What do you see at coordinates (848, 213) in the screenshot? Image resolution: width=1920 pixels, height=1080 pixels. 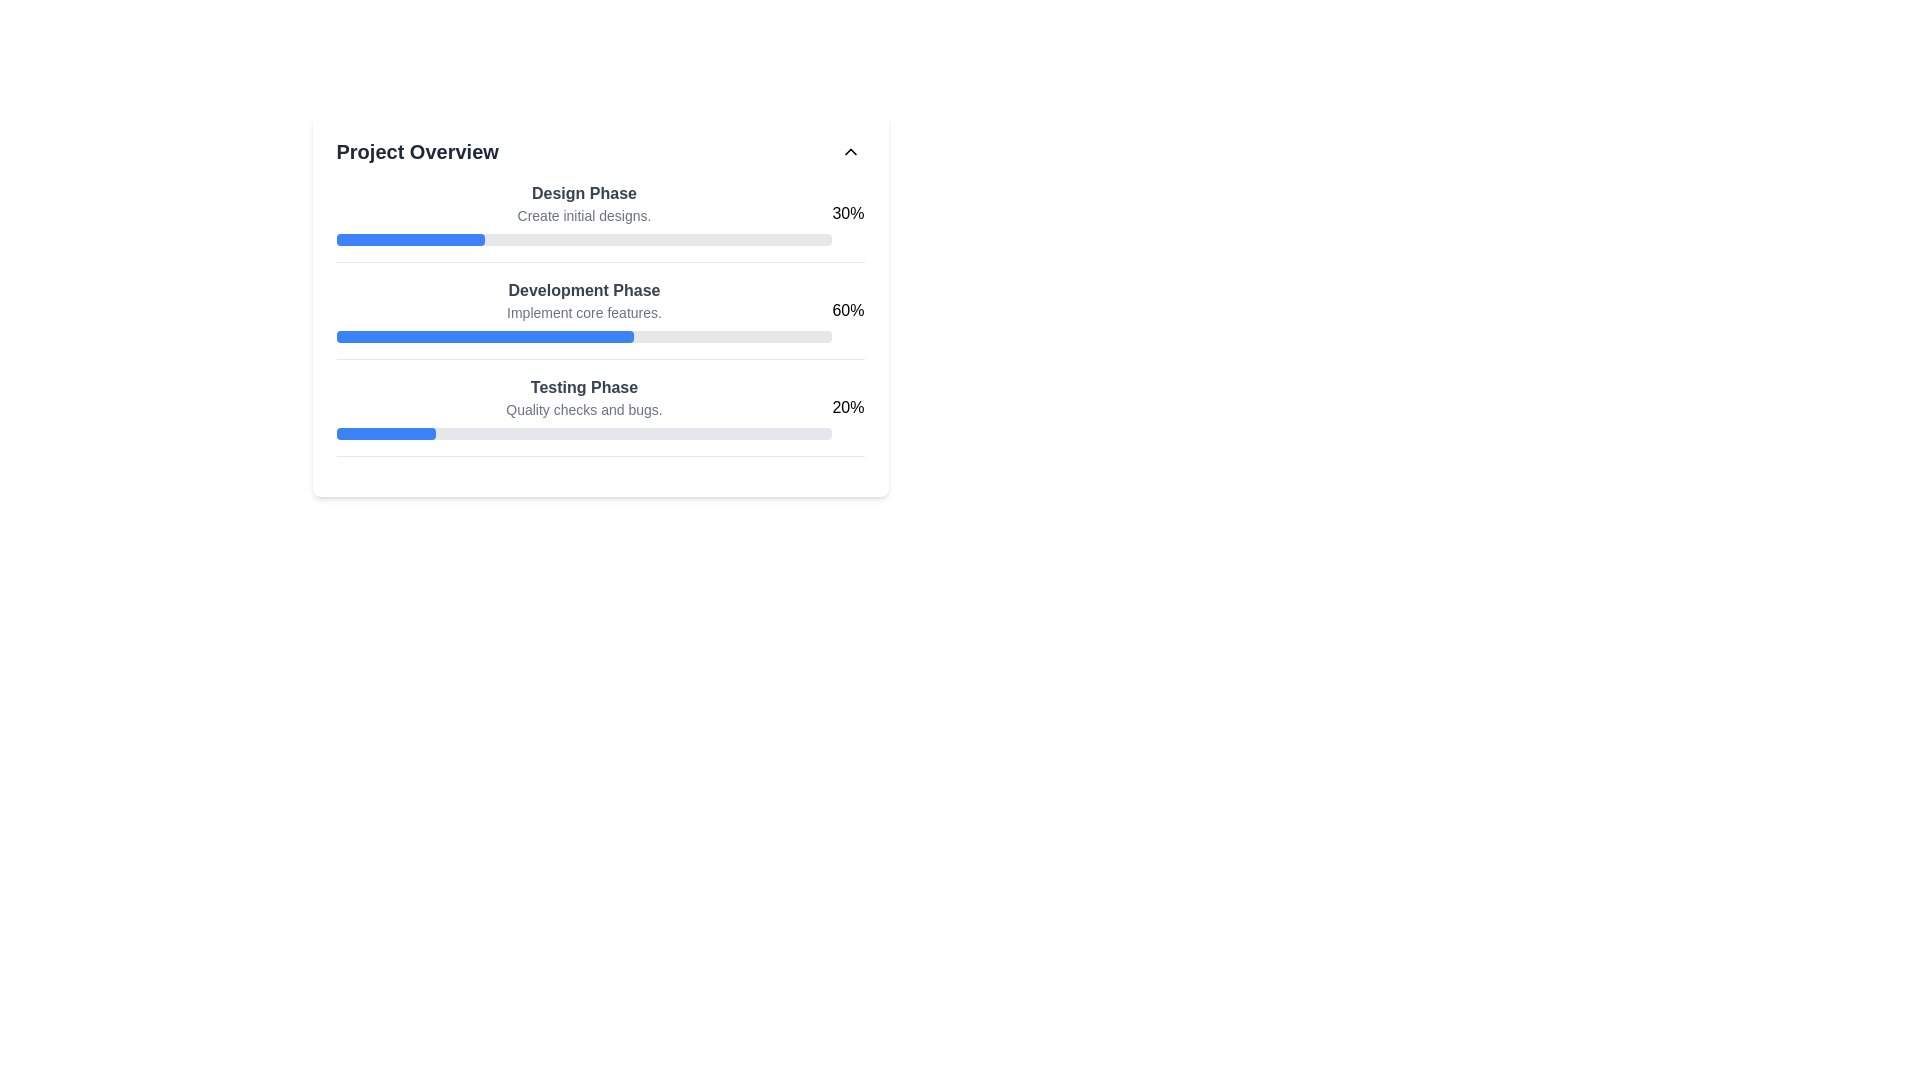 I see `the static label displaying '30%' located to the right of the 'Design Phase' progress bar in the 'Project Overview' interface` at bounding box center [848, 213].